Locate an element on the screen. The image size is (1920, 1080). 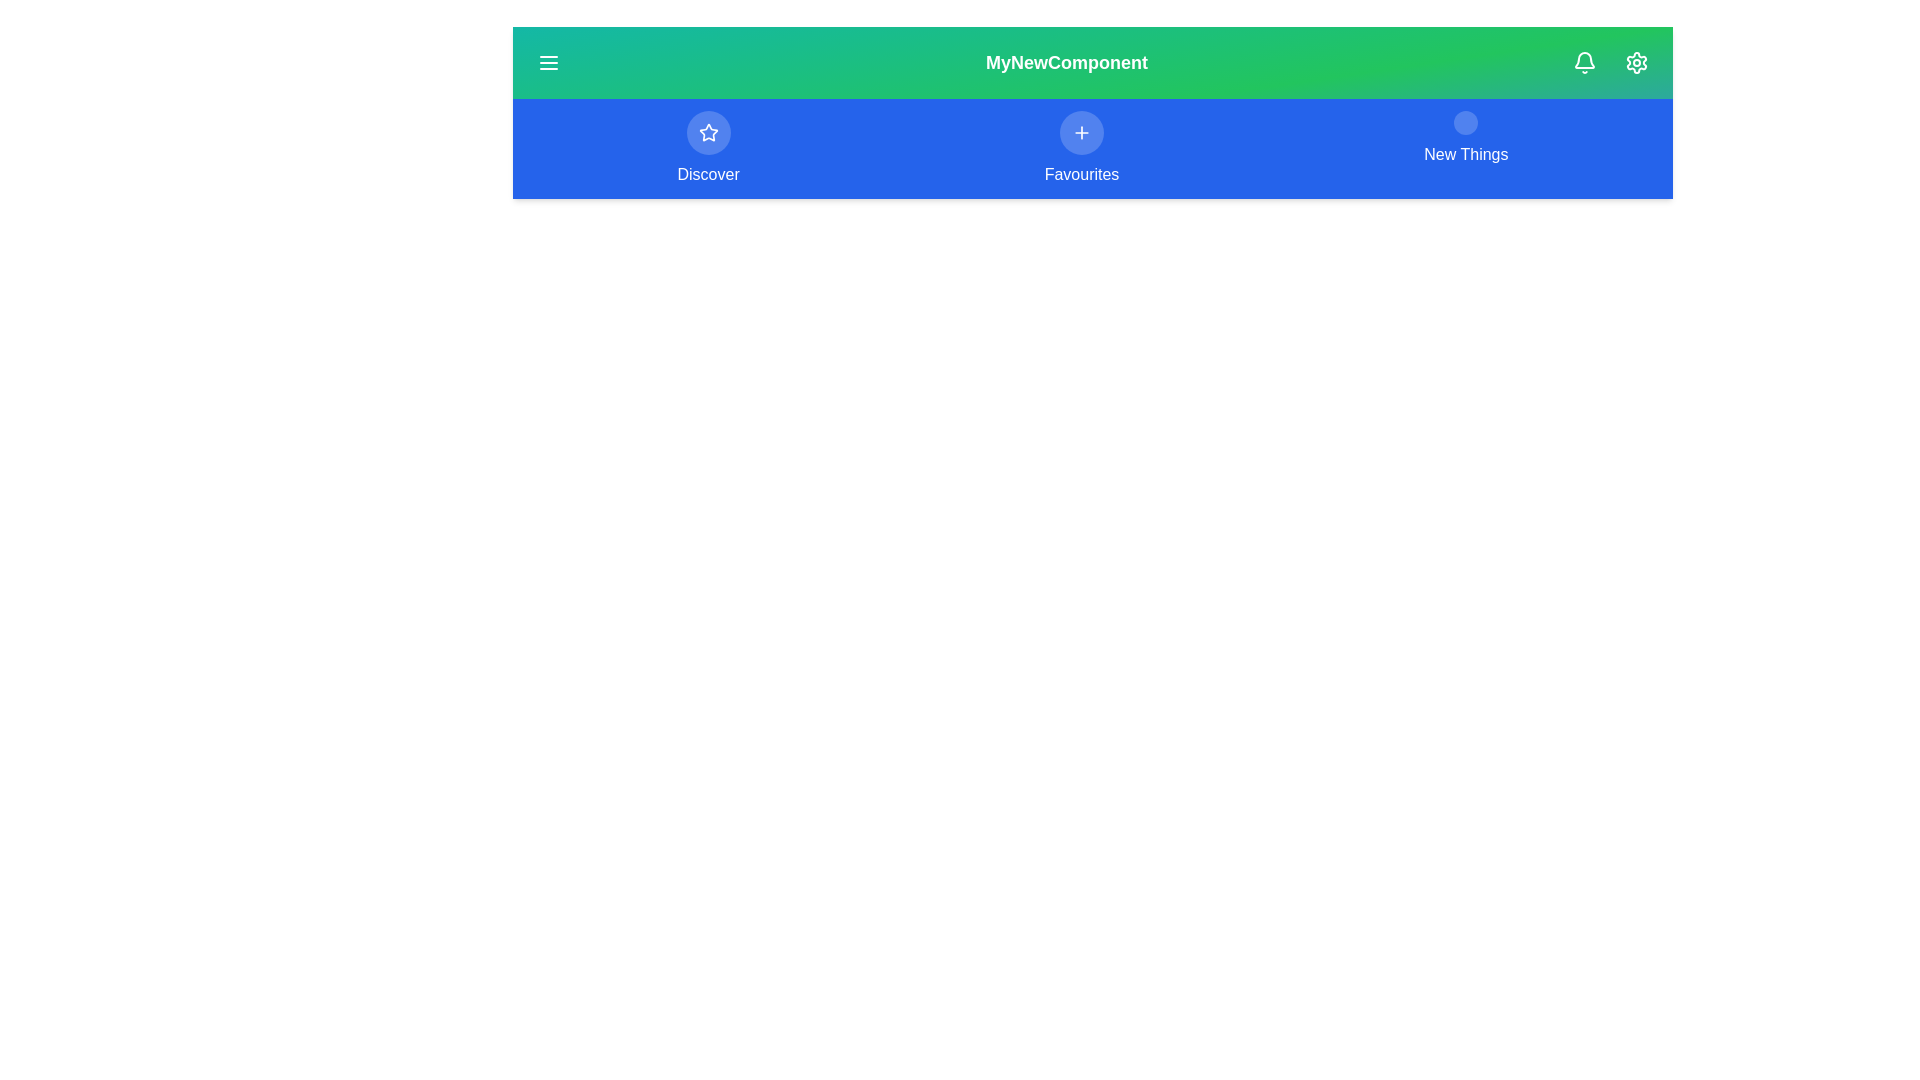
the title text 'MyNewComponent' displayed in the center of the app bar is located at coordinates (1065, 61).